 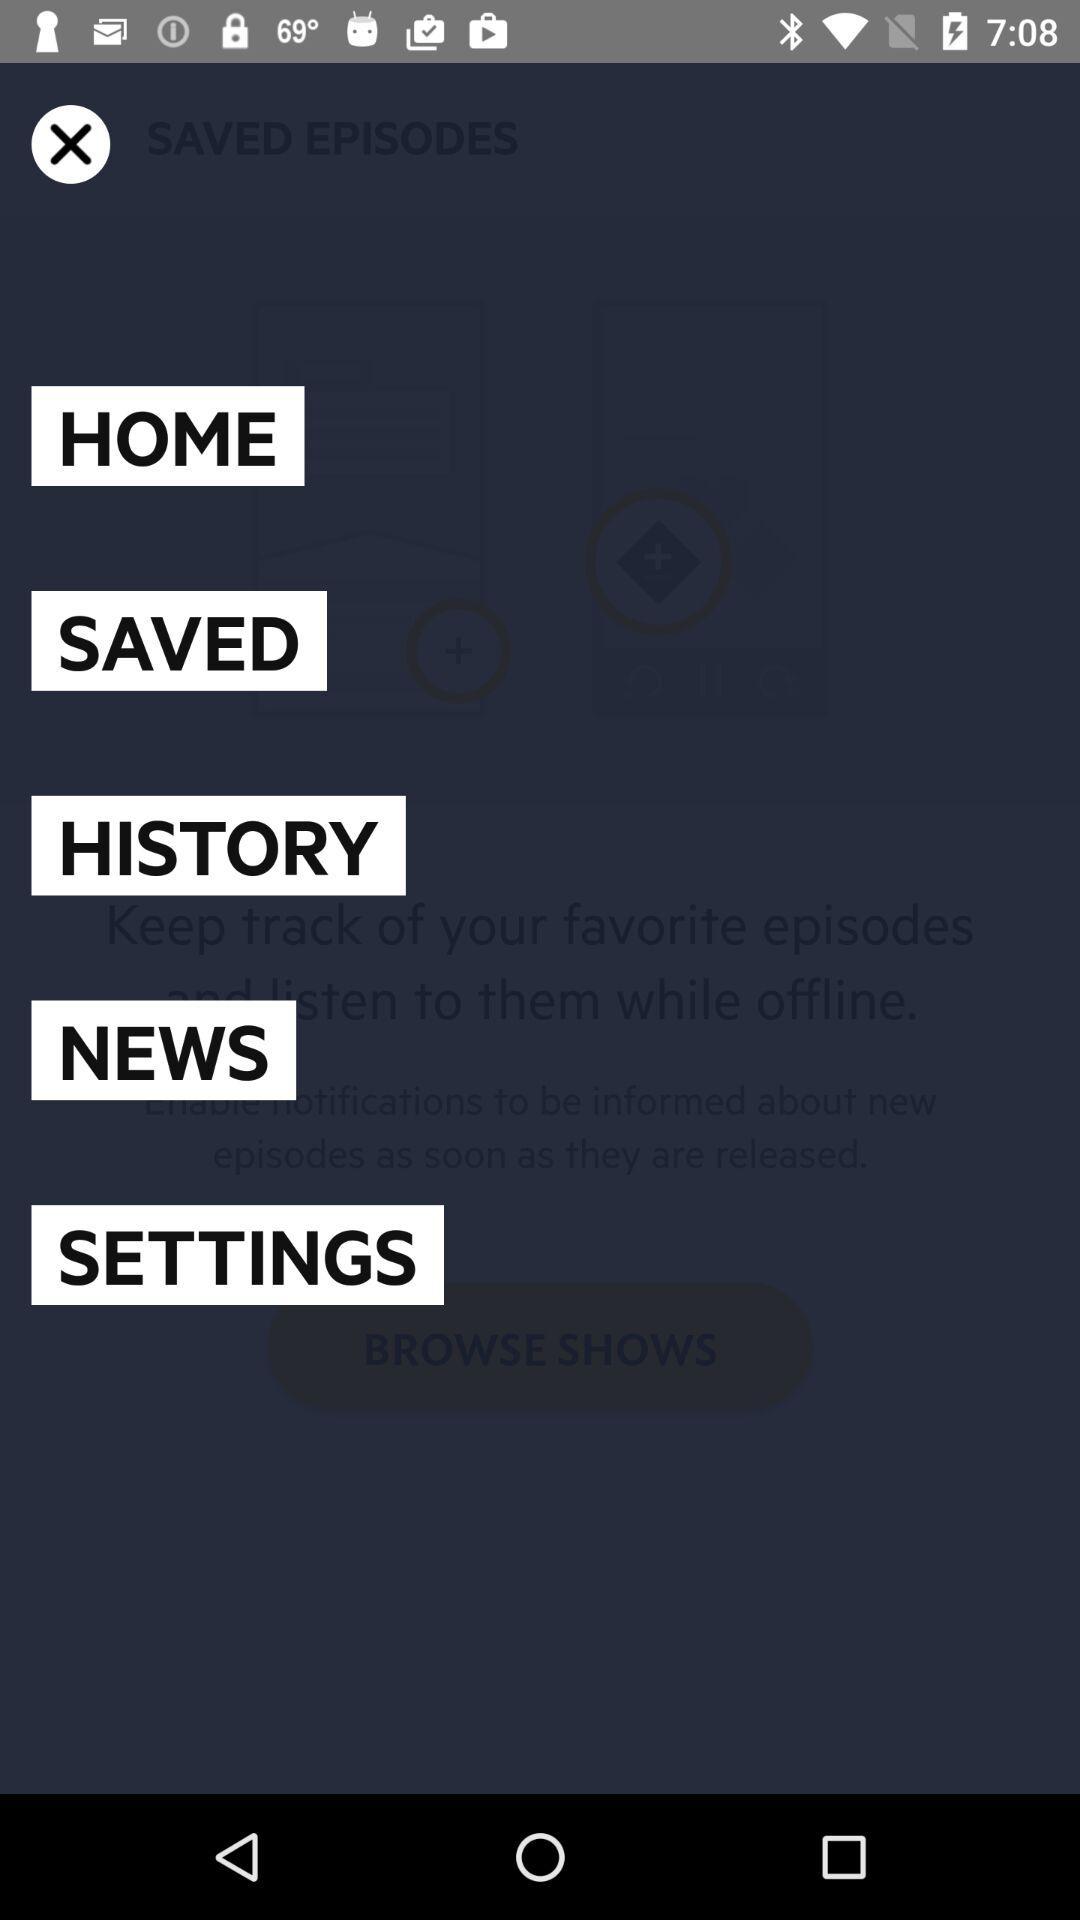 I want to click on home, so click(x=167, y=435).